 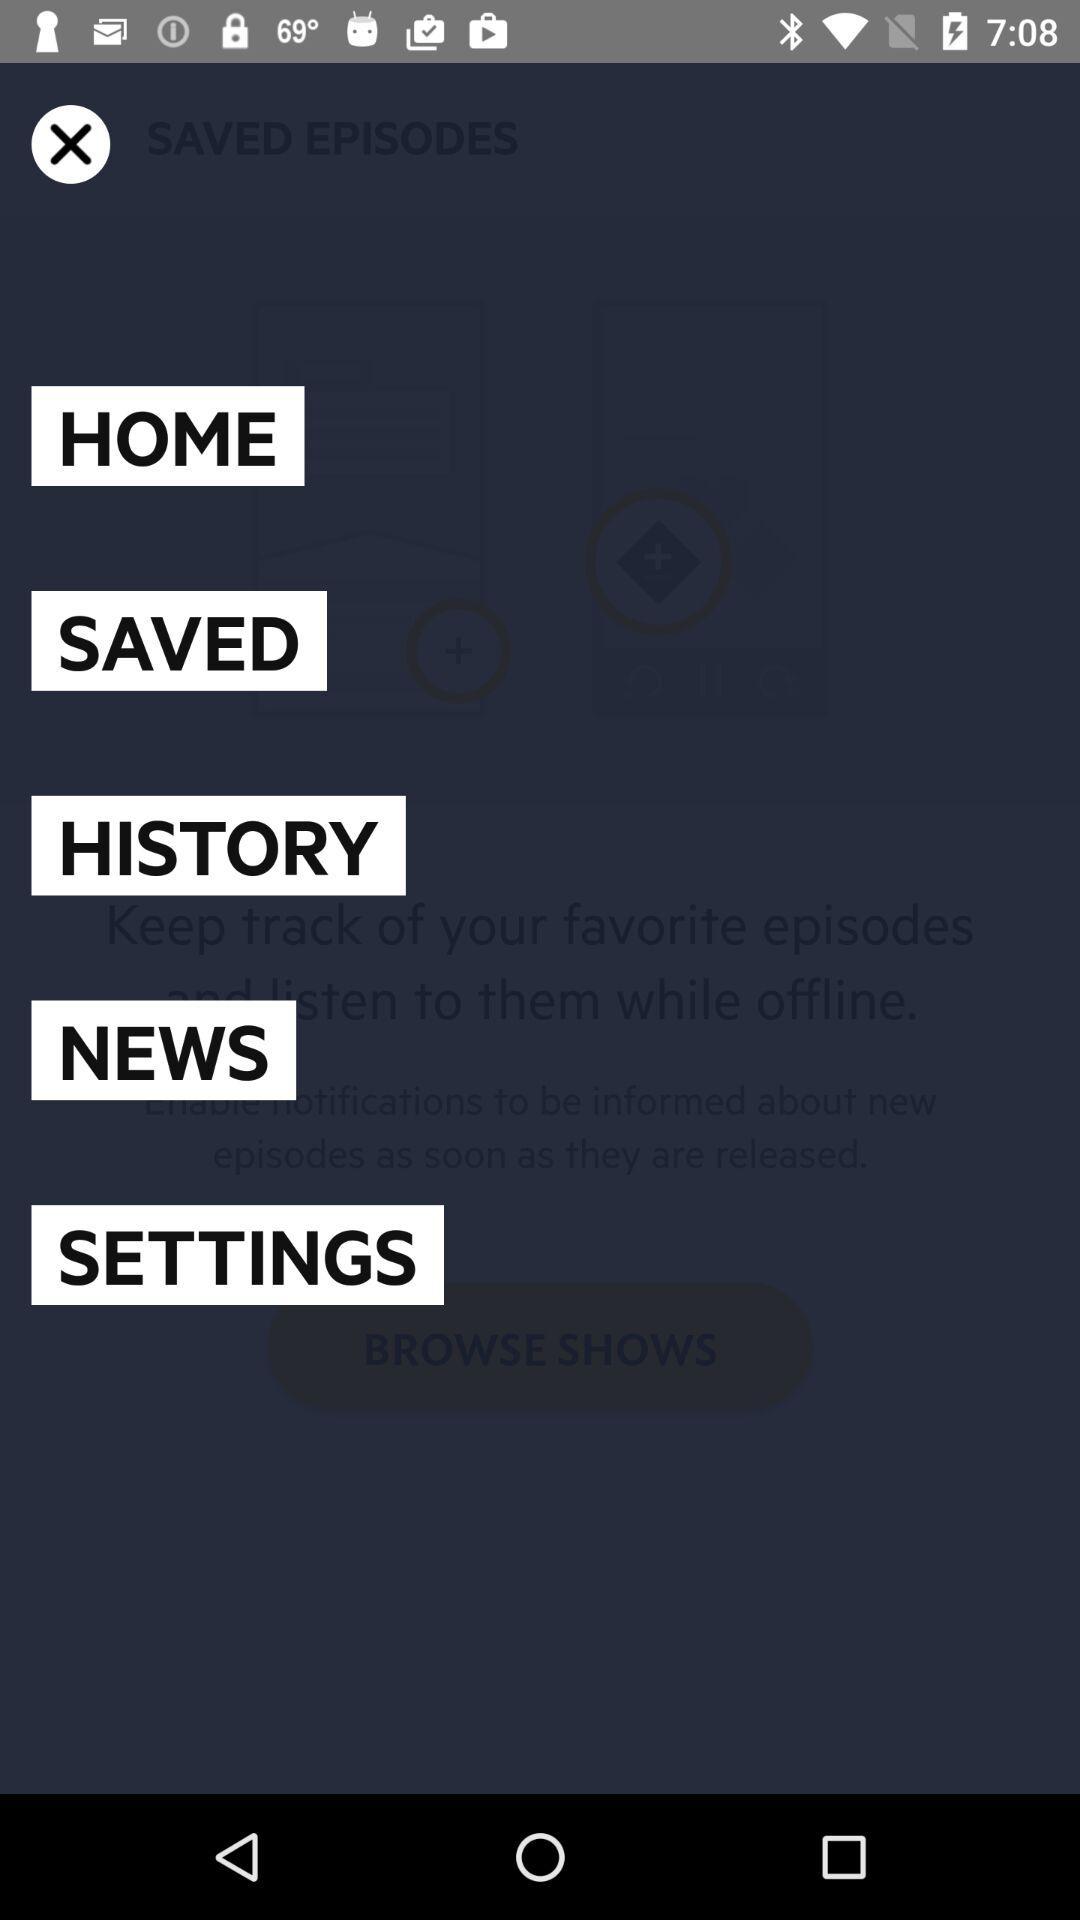 I want to click on home, so click(x=167, y=435).